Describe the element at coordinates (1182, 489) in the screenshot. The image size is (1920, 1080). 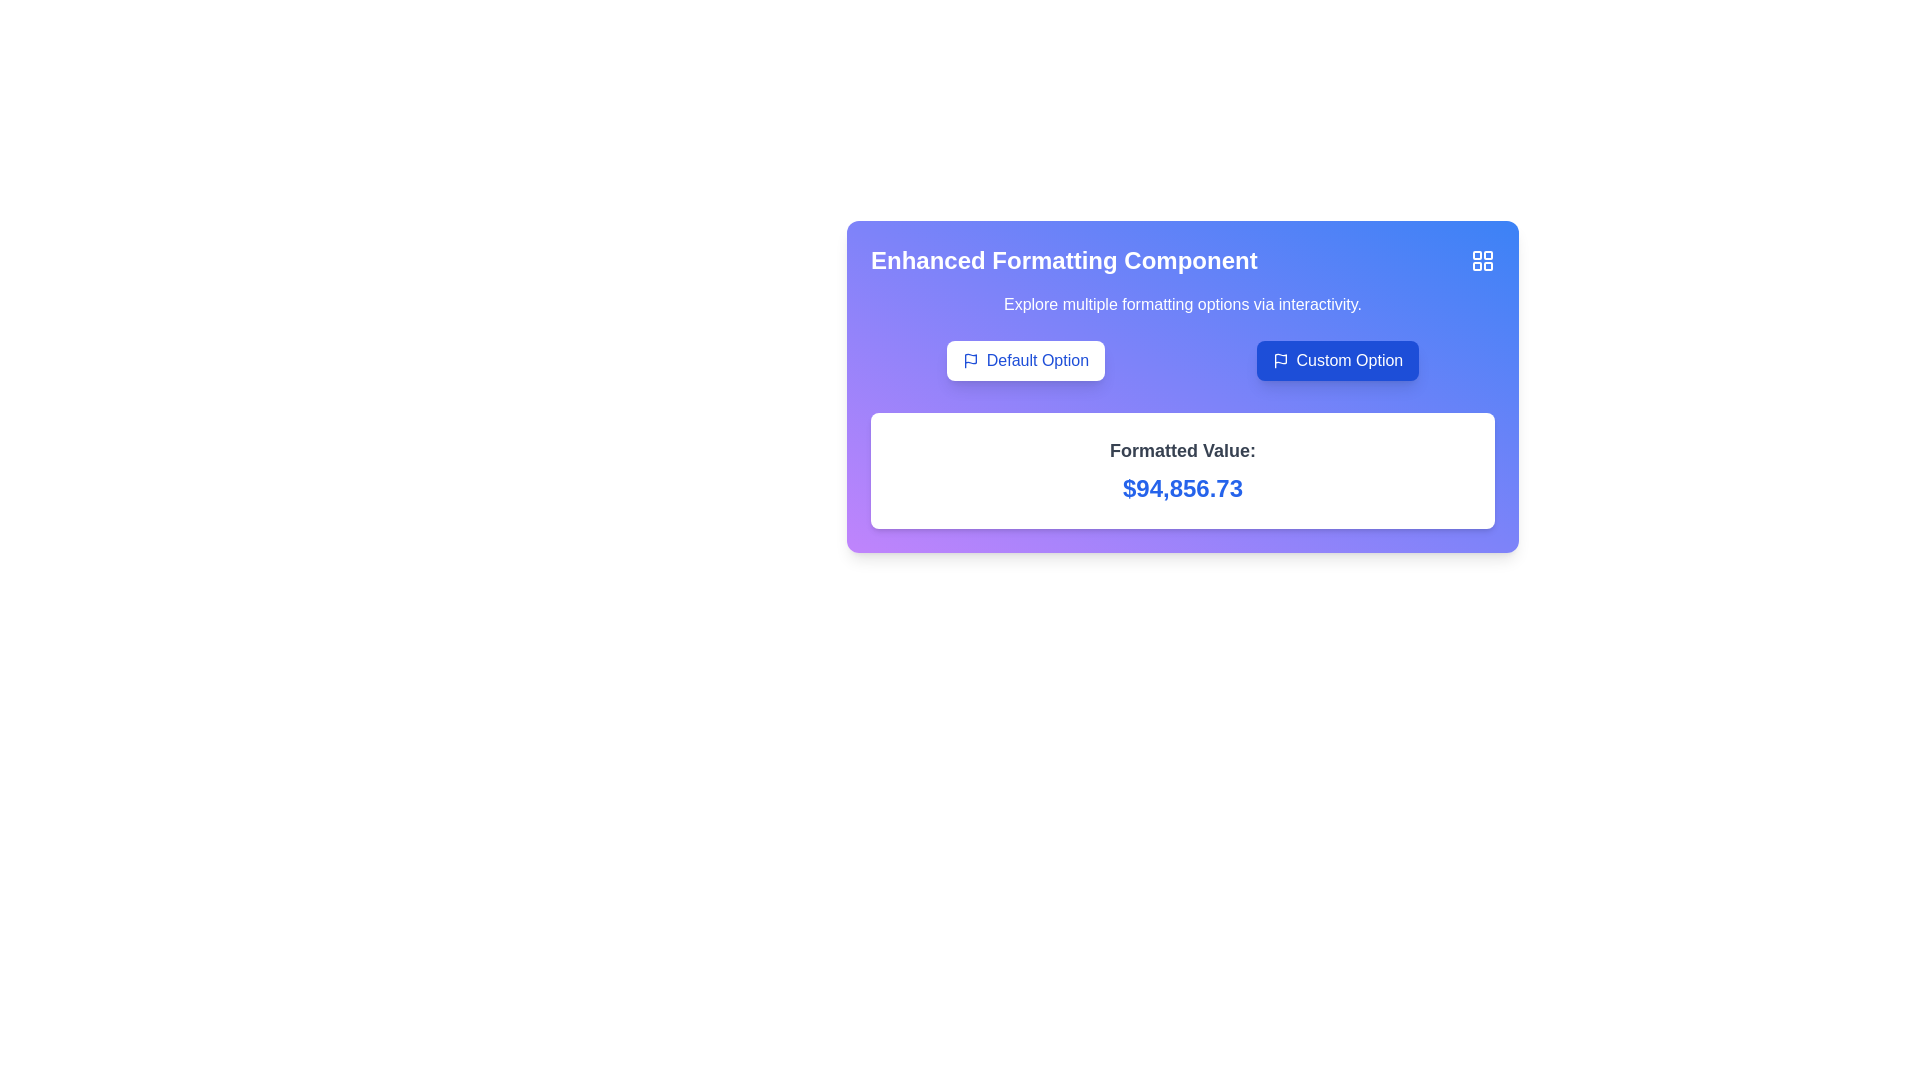
I see `the static text displaying the formatted monetary value located beneath the label 'Formatted Value' in the lower section of the card-like component` at that location.